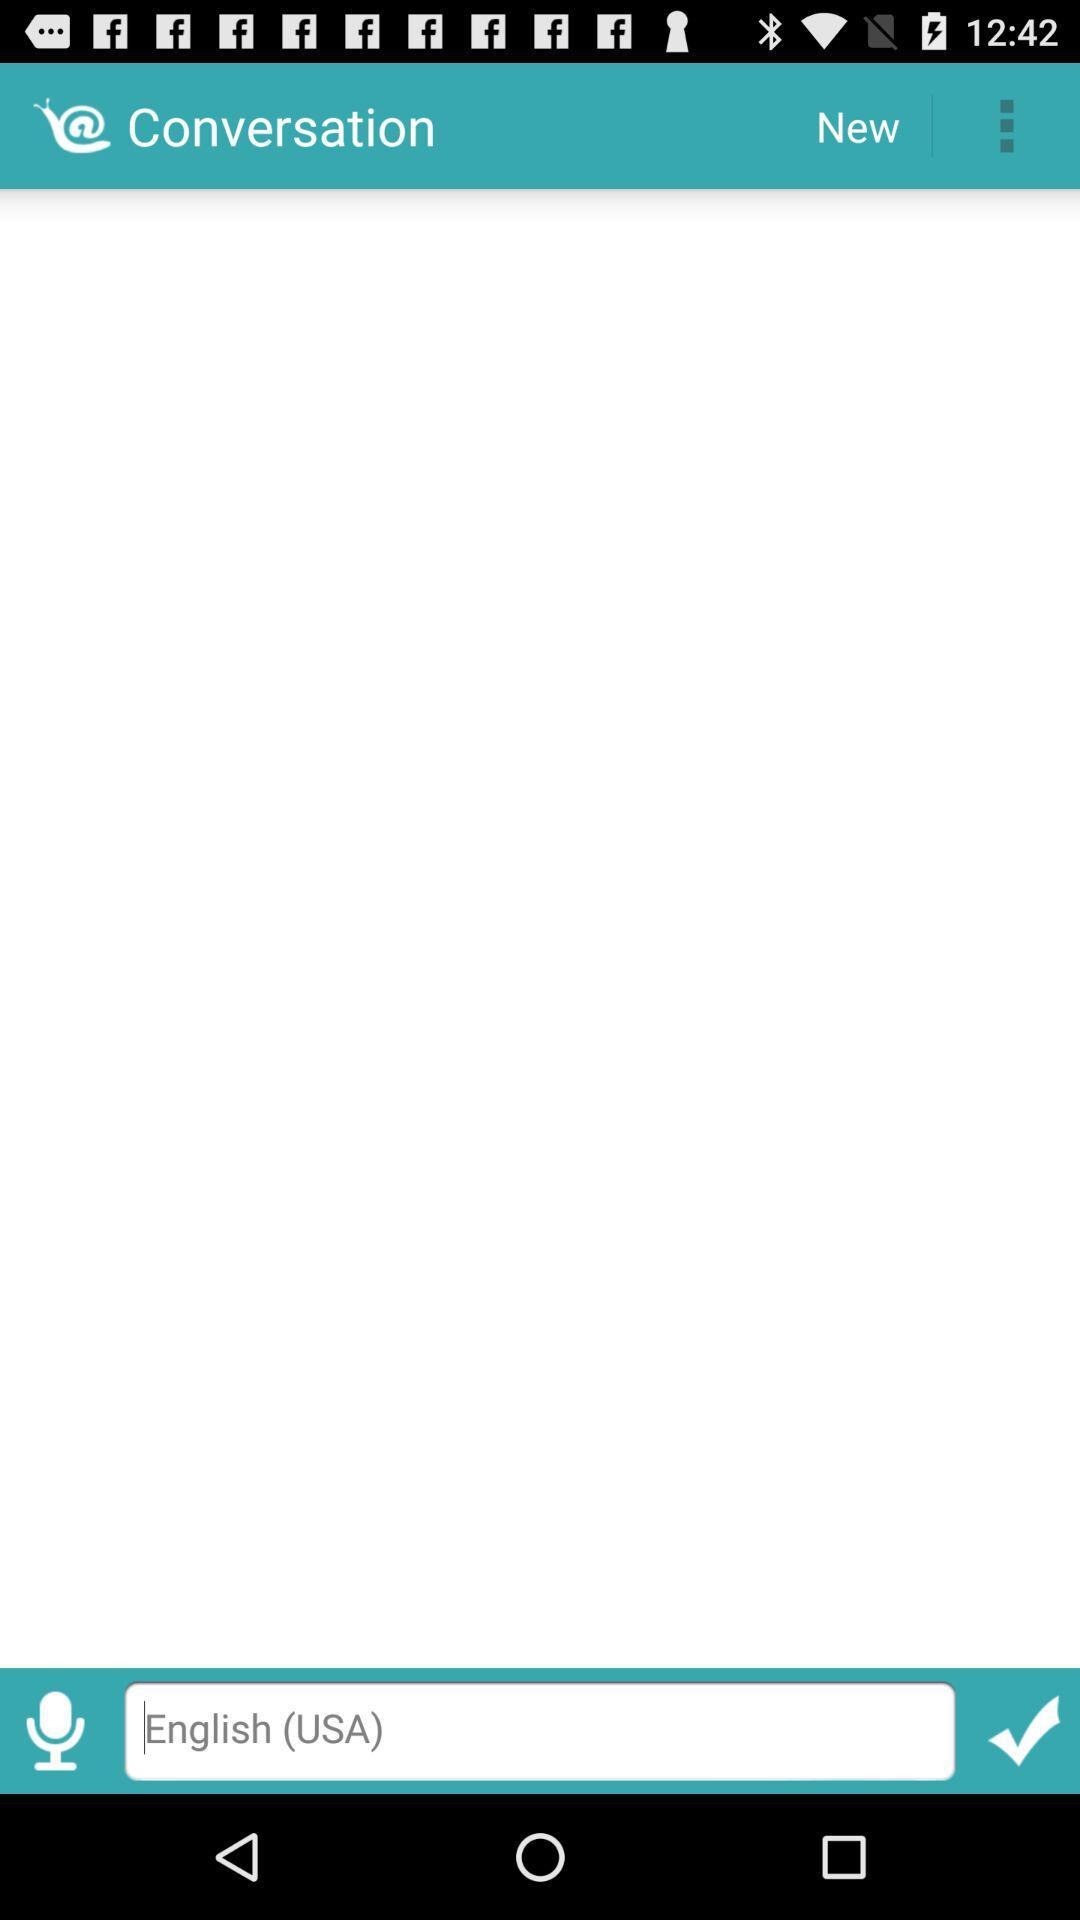  What do you see at coordinates (54, 1851) in the screenshot?
I see `the microphone icon` at bounding box center [54, 1851].